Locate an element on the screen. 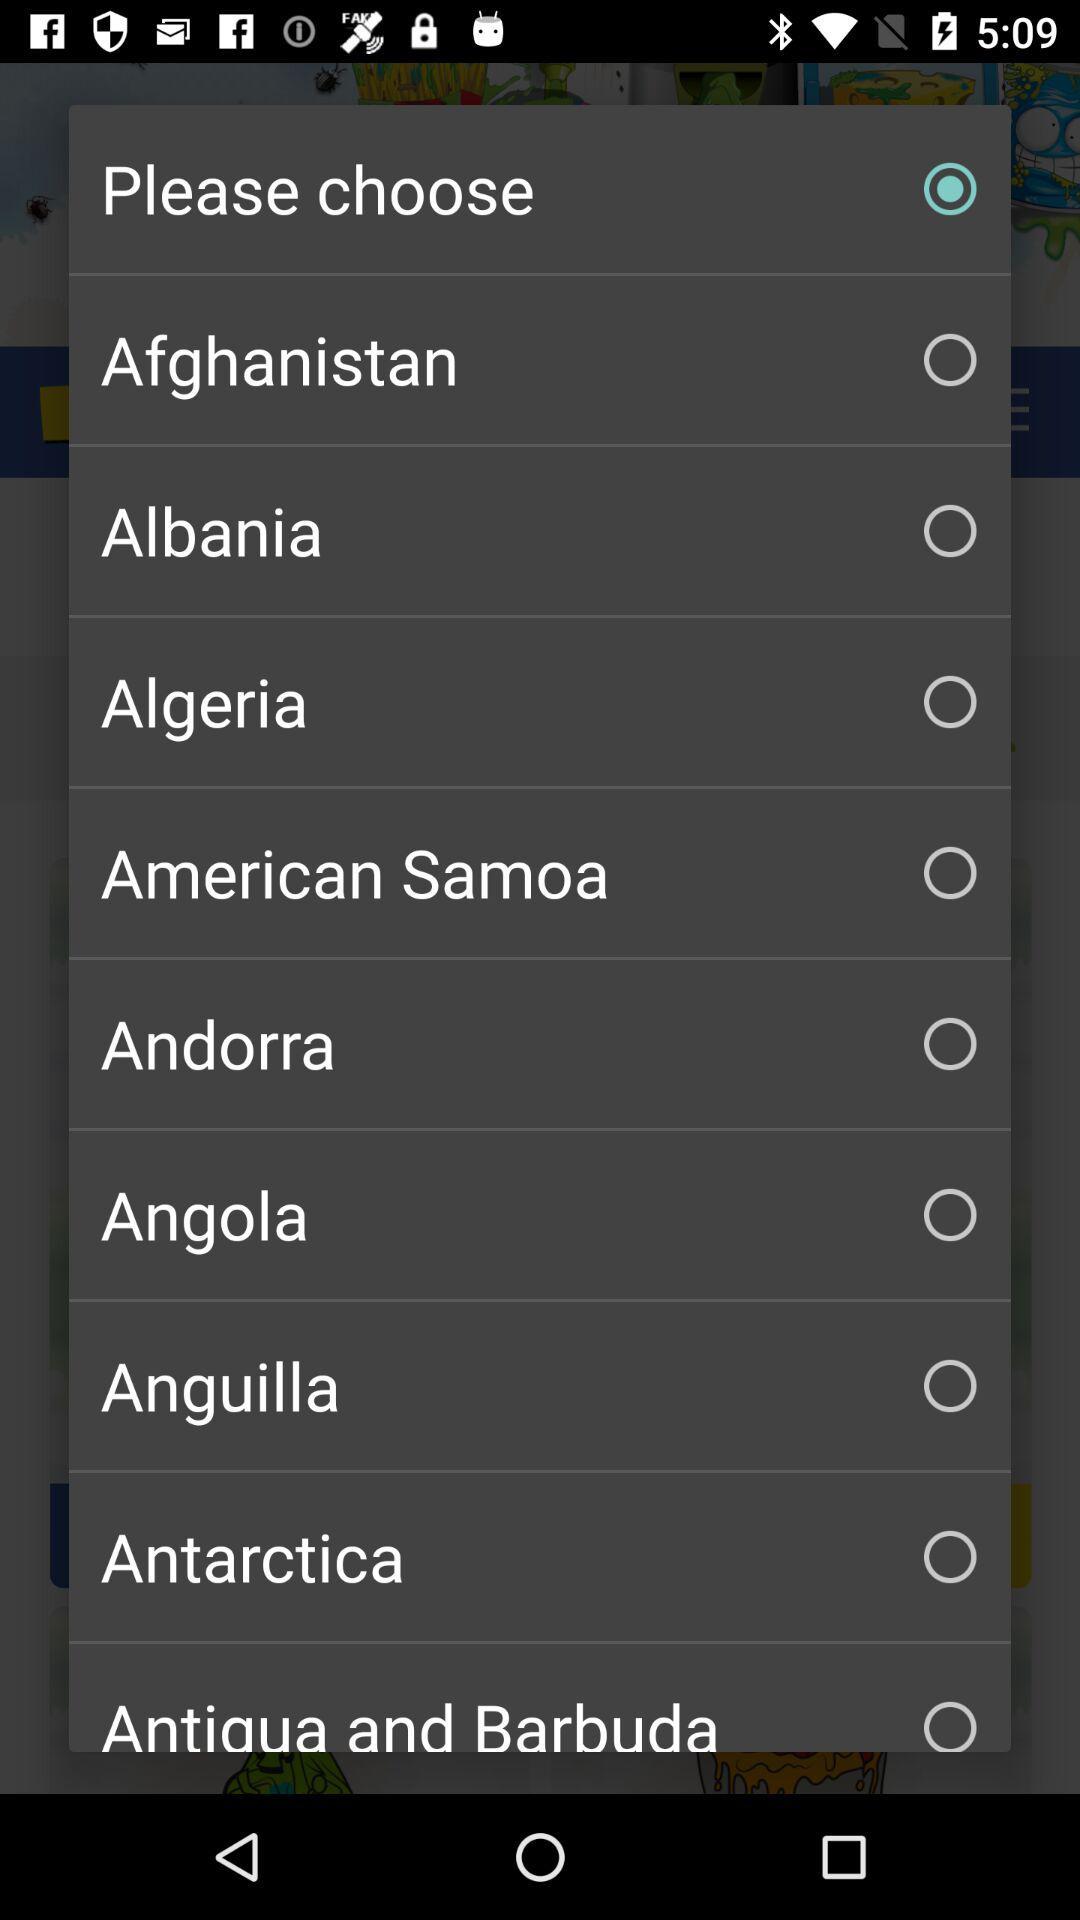  the albania icon is located at coordinates (540, 531).